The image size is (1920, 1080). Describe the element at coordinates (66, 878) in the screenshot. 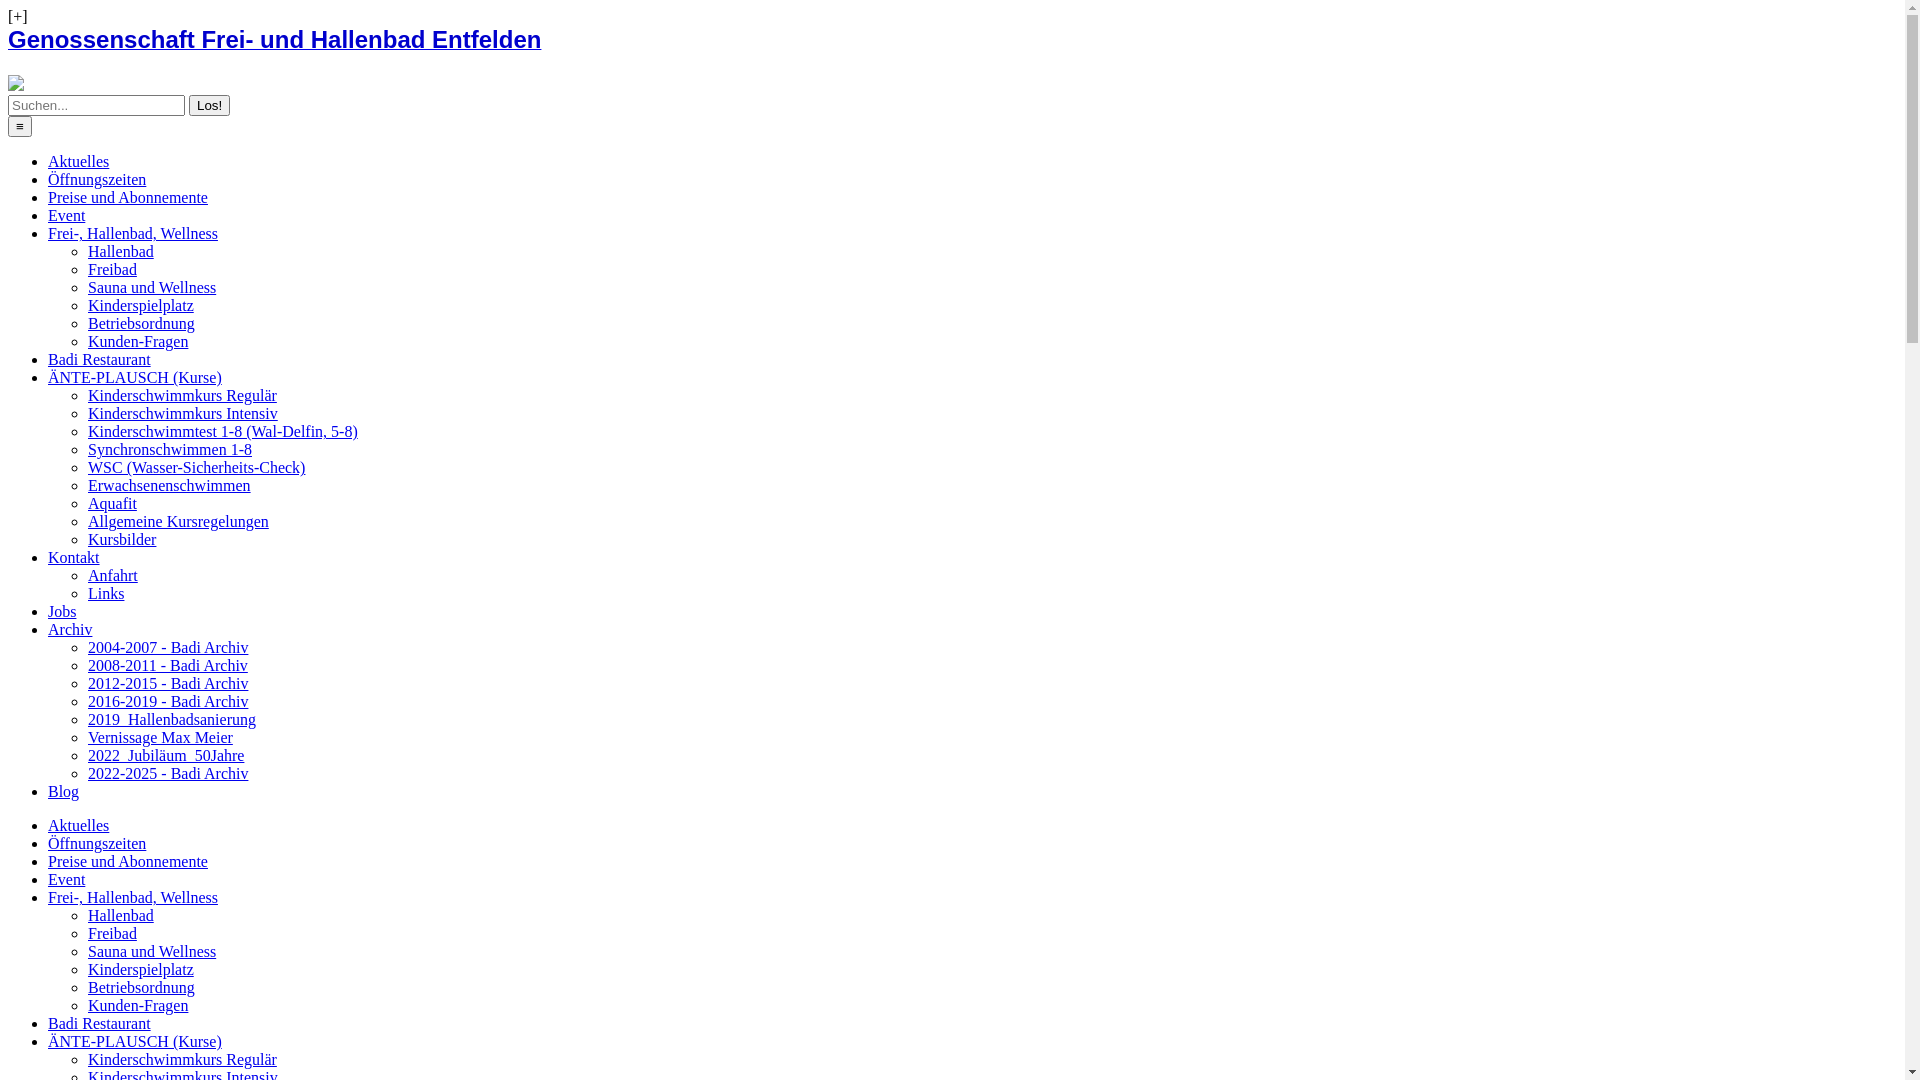

I see `'Event'` at that location.